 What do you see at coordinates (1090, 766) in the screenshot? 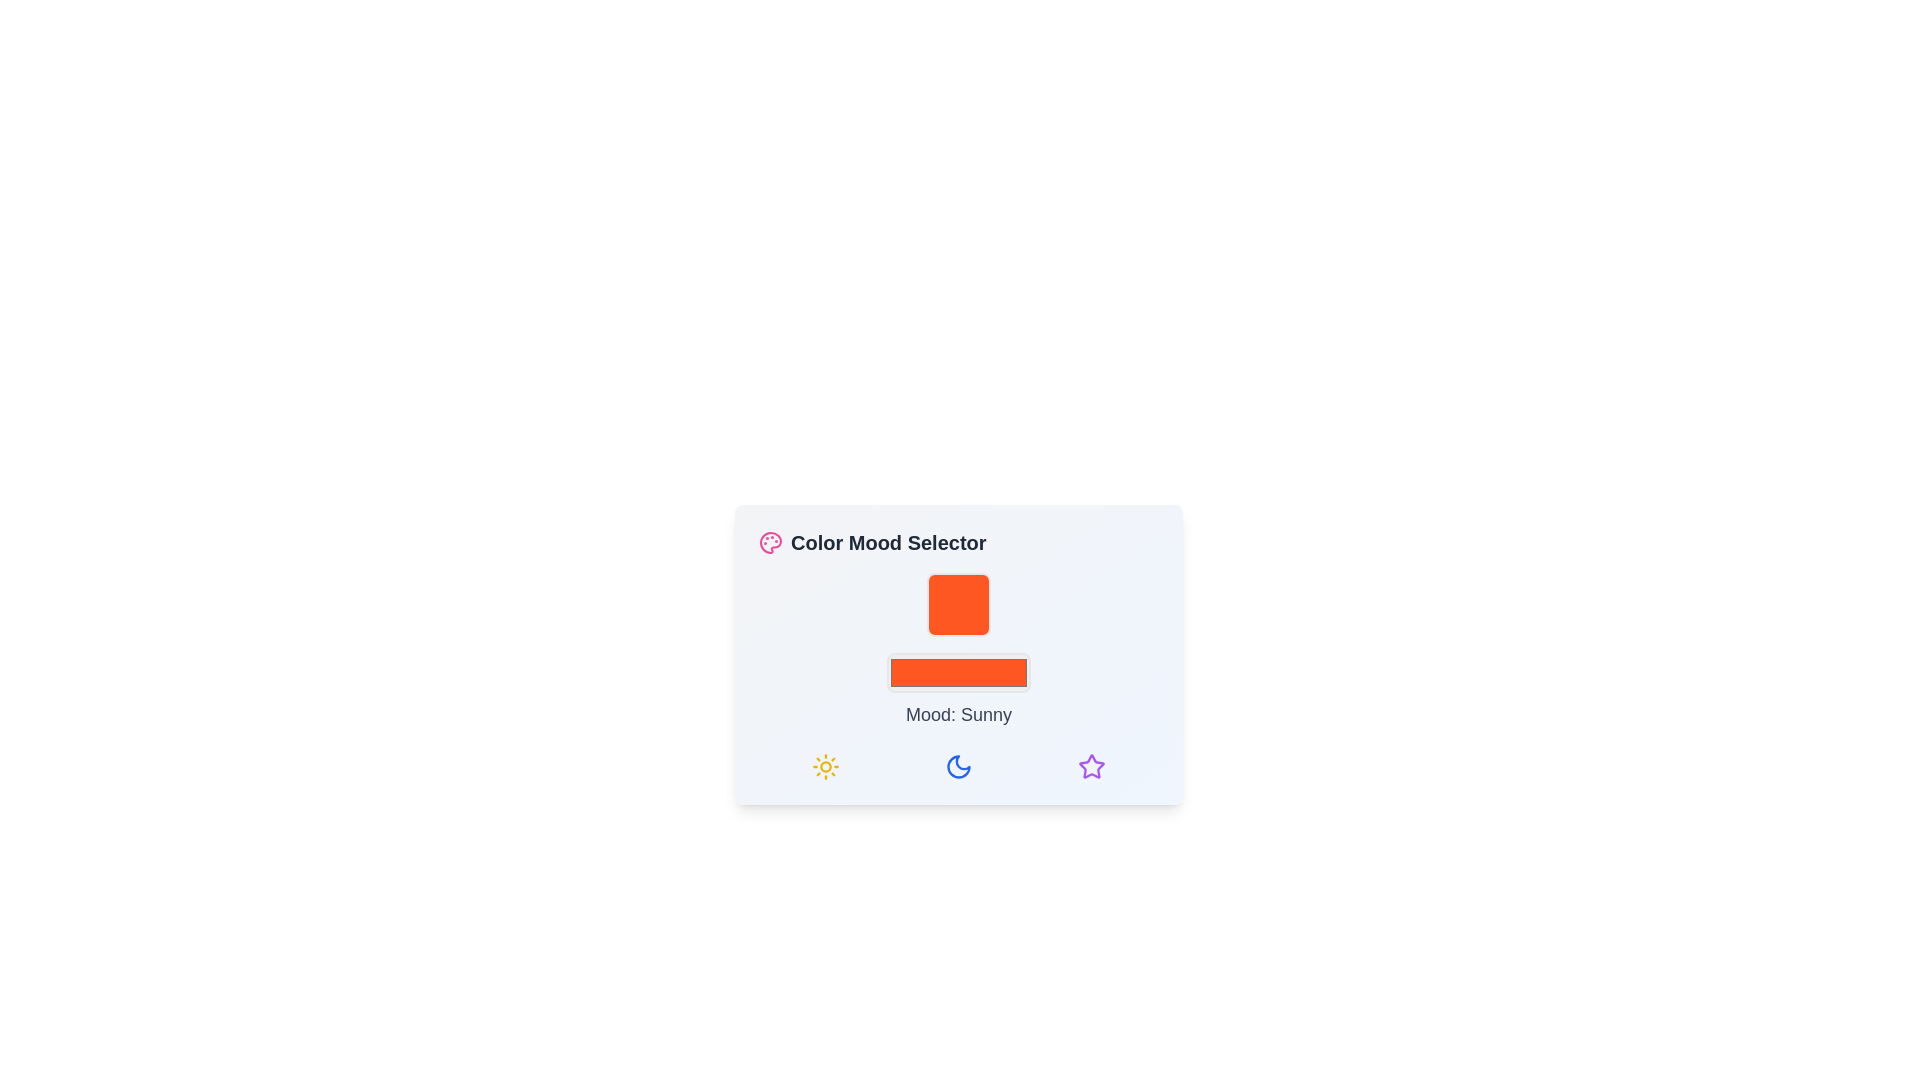
I see `the star icon located at the far right of the icon group` at bounding box center [1090, 766].